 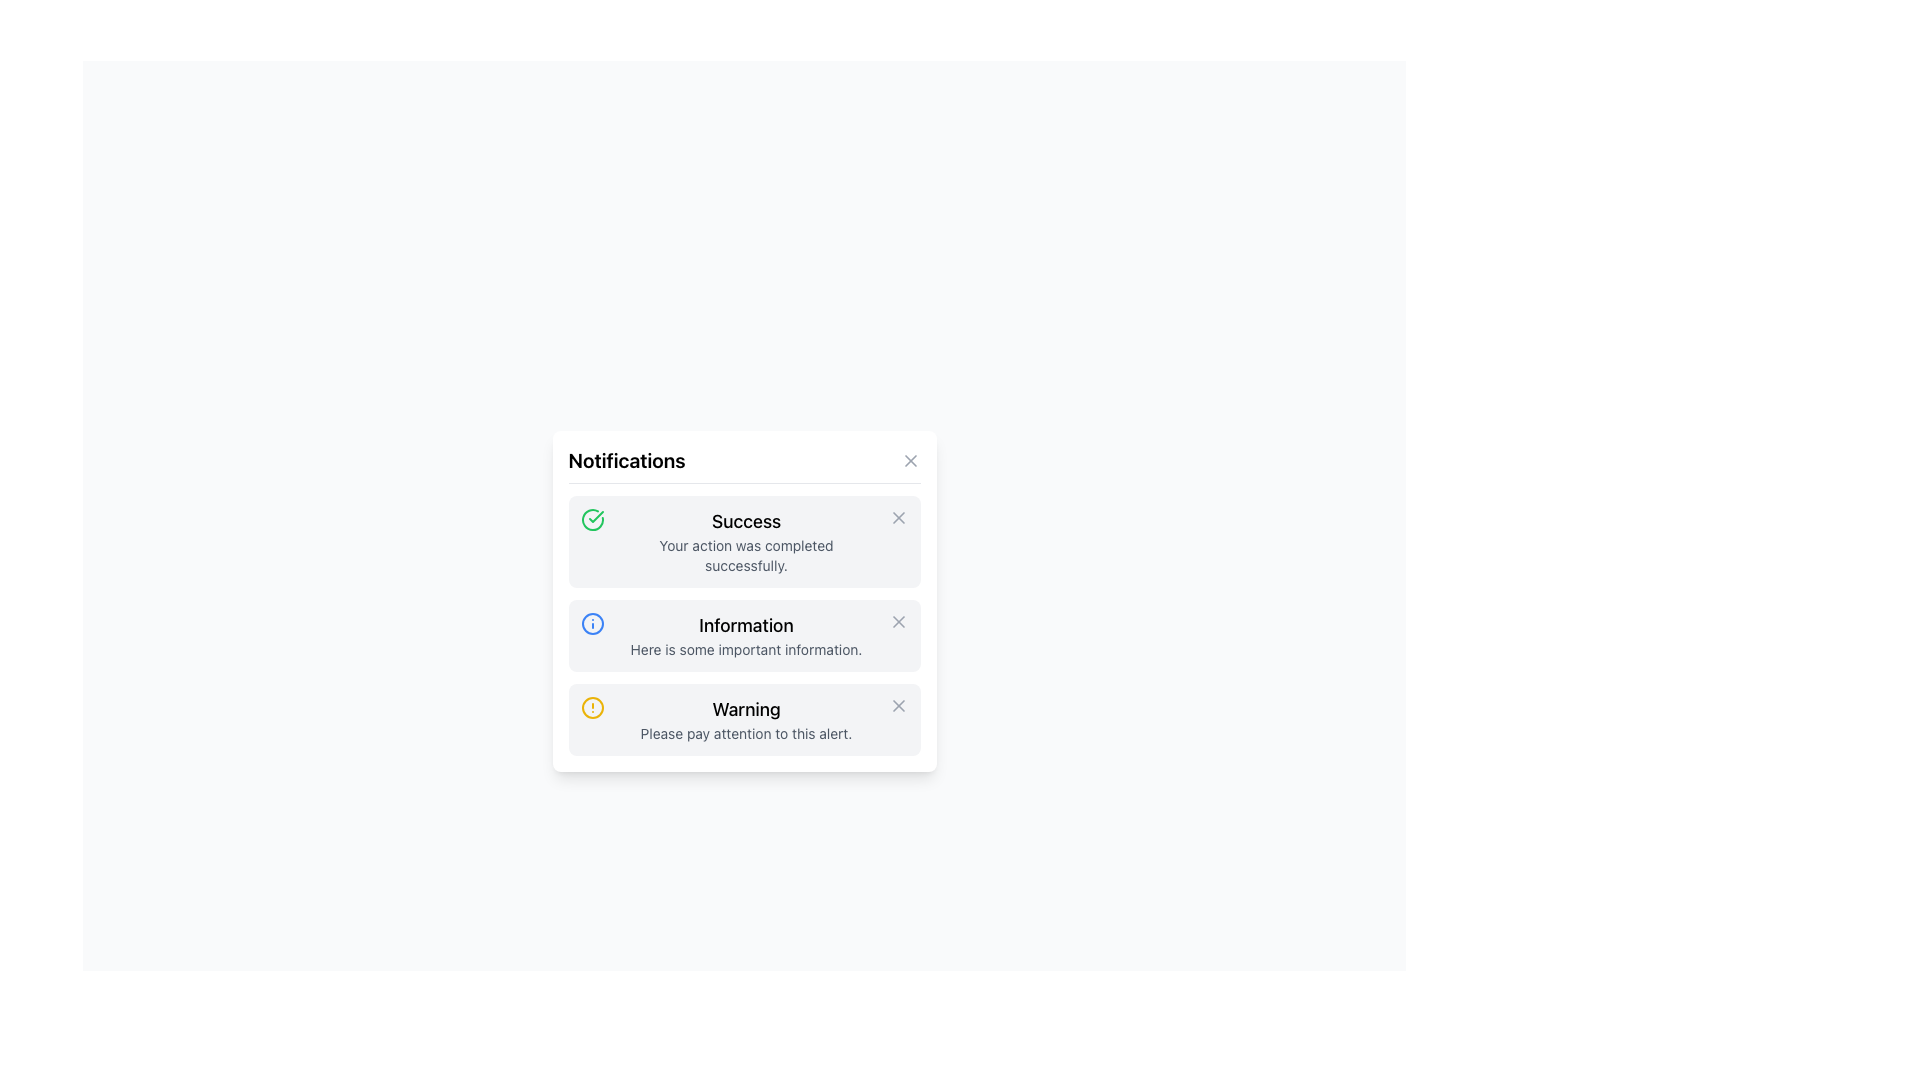 What do you see at coordinates (745, 520) in the screenshot?
I see `the 'Success' text label, which is prominently displayed in bold font within the first notification card of the 'Notifications' list, positioned above a smaller descriptive text and to the right of a green circular checkmark icon` at bounding box center [745, 520].